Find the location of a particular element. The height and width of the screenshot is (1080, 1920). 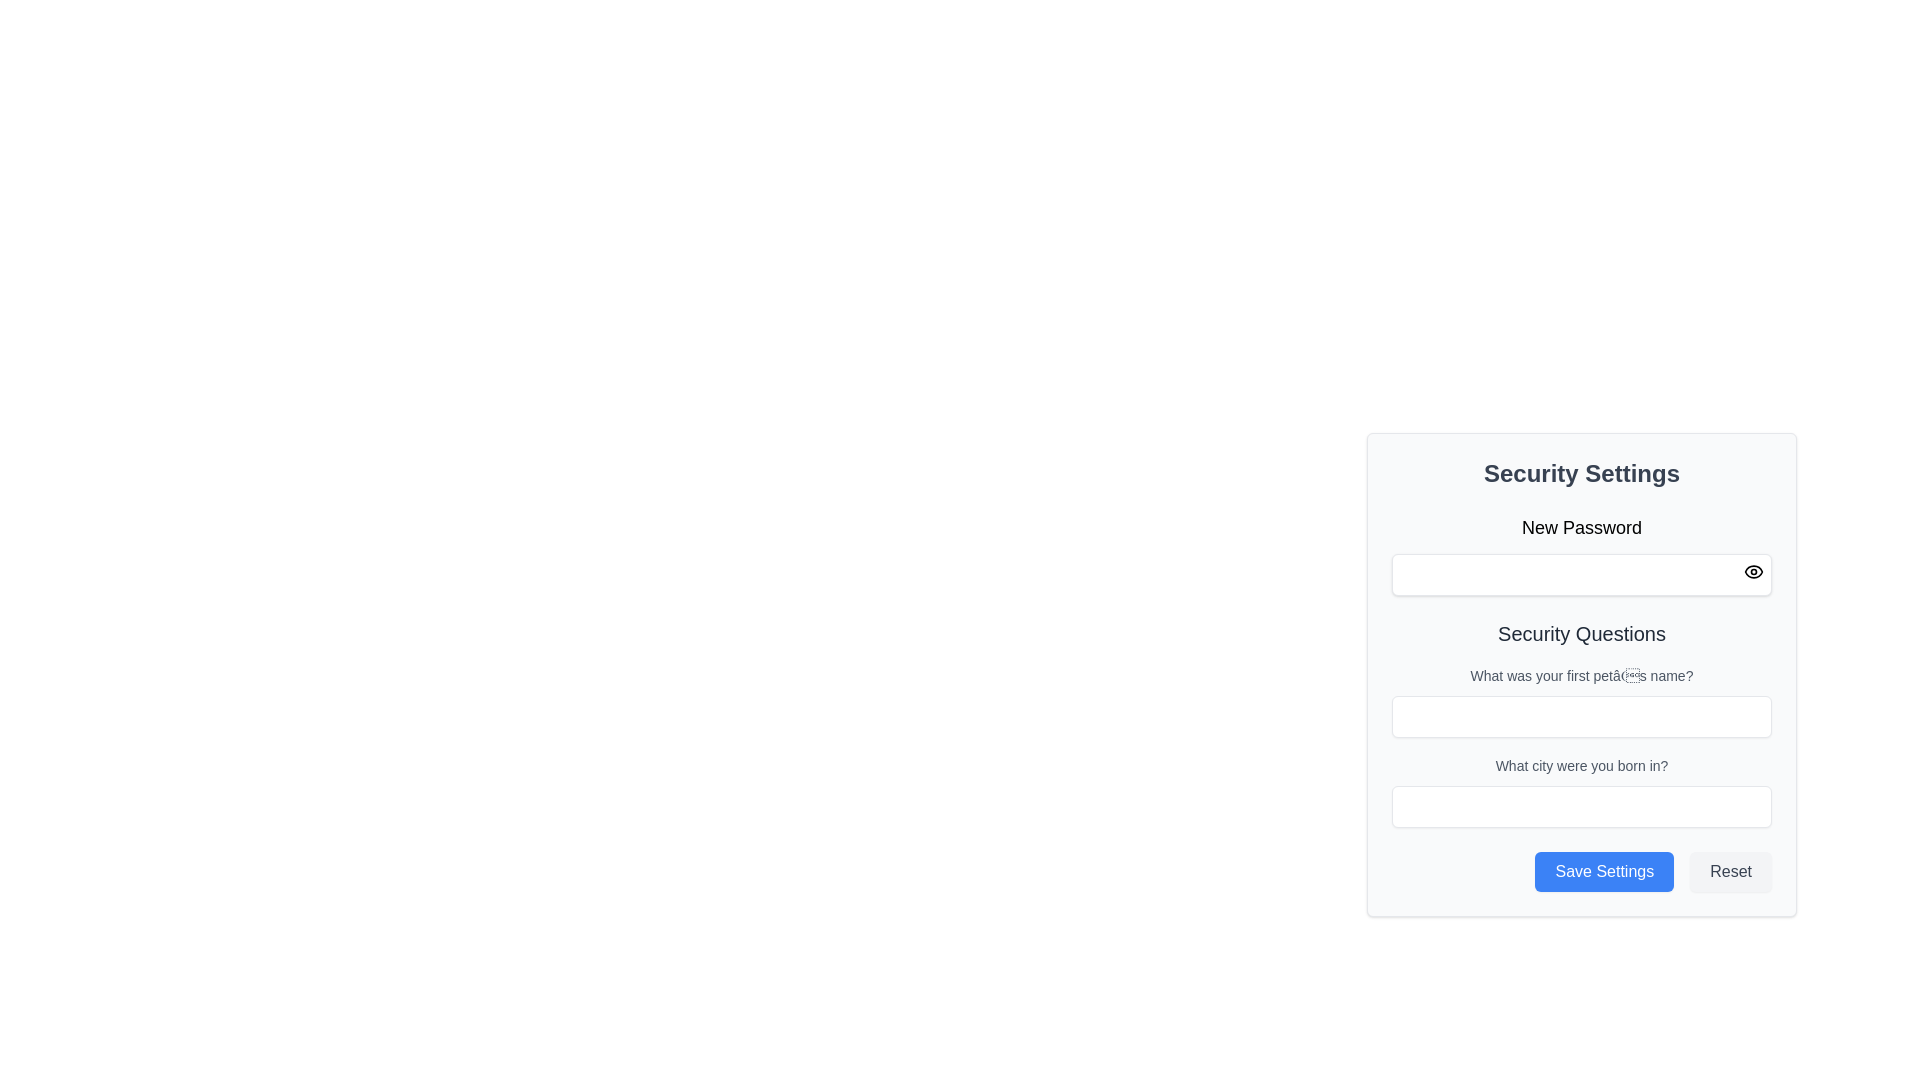

the 'Save Changes' button located at the bottom-right end of the 'Security Settings' form is located at coordinates (1581, 870).